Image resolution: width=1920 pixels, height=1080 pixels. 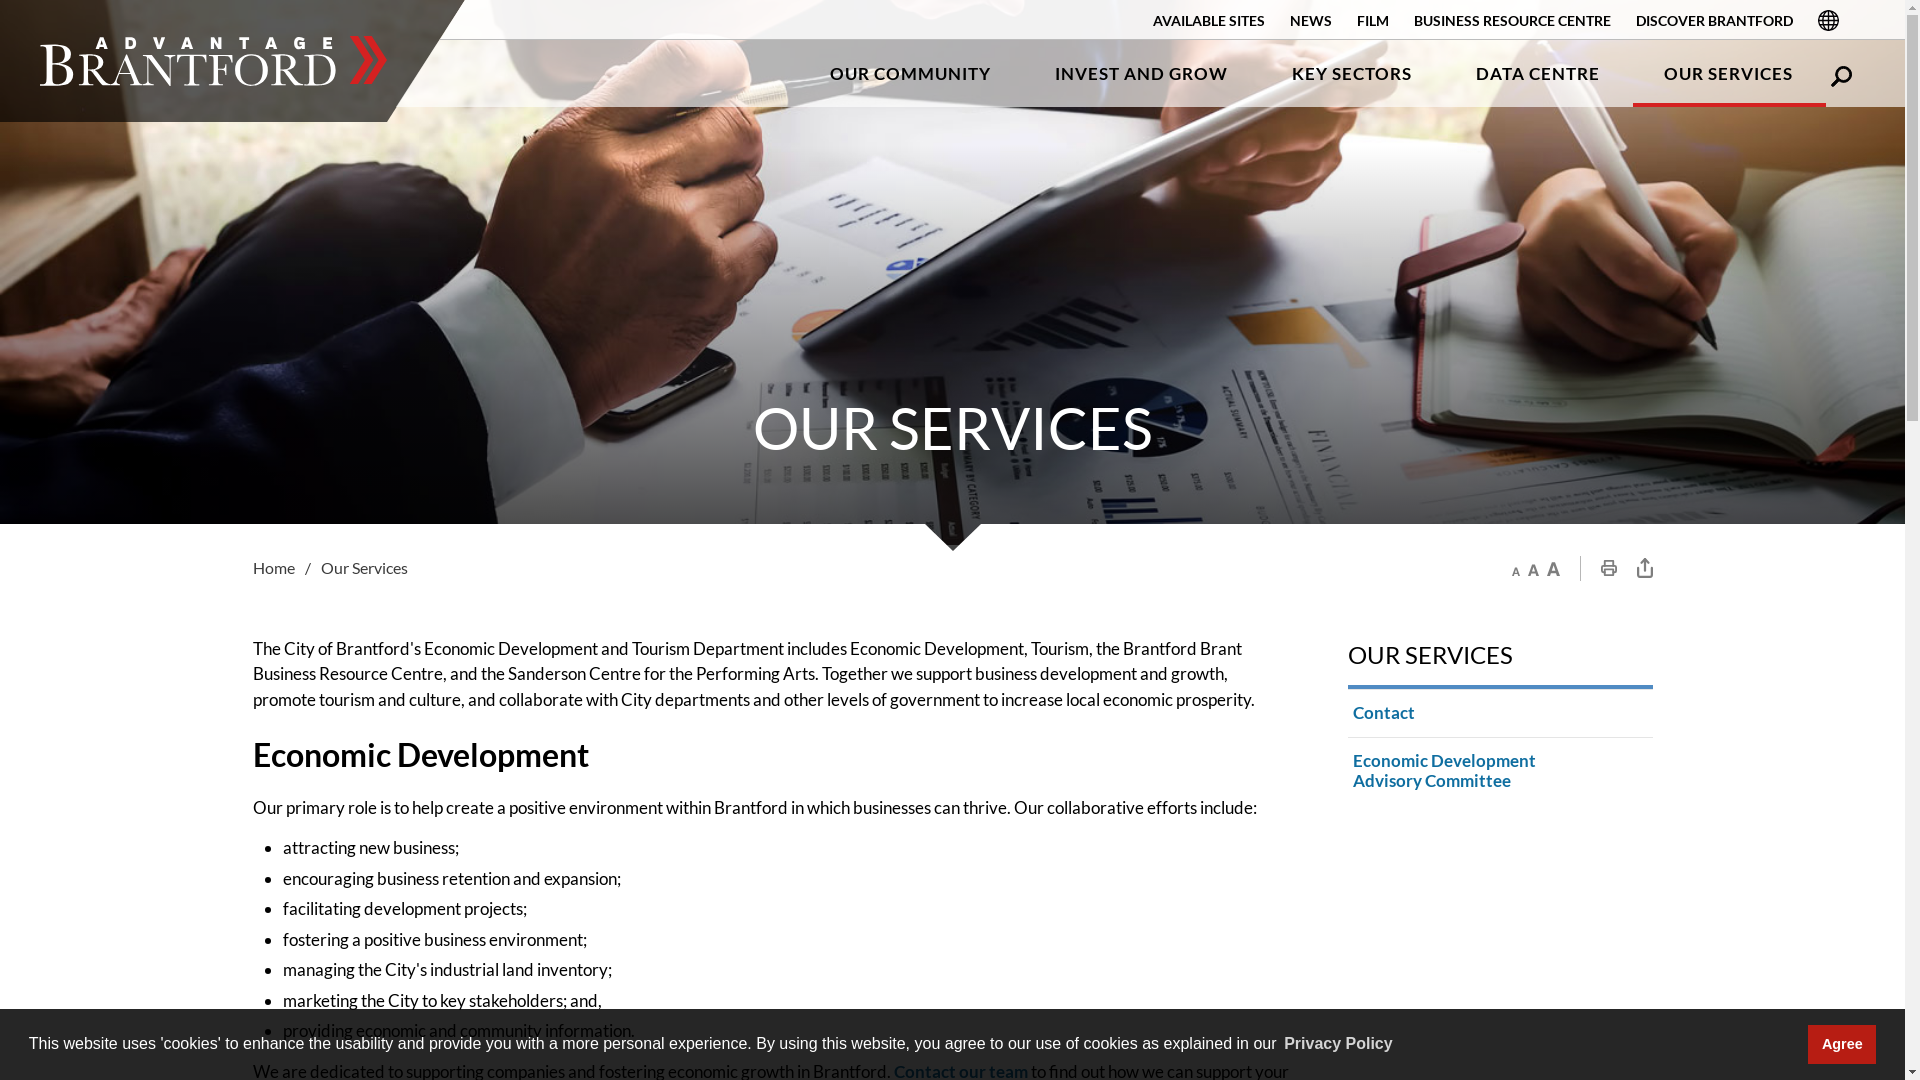 I want to click on 'AVAILABLE SITES', so click(x=1152, y=20).